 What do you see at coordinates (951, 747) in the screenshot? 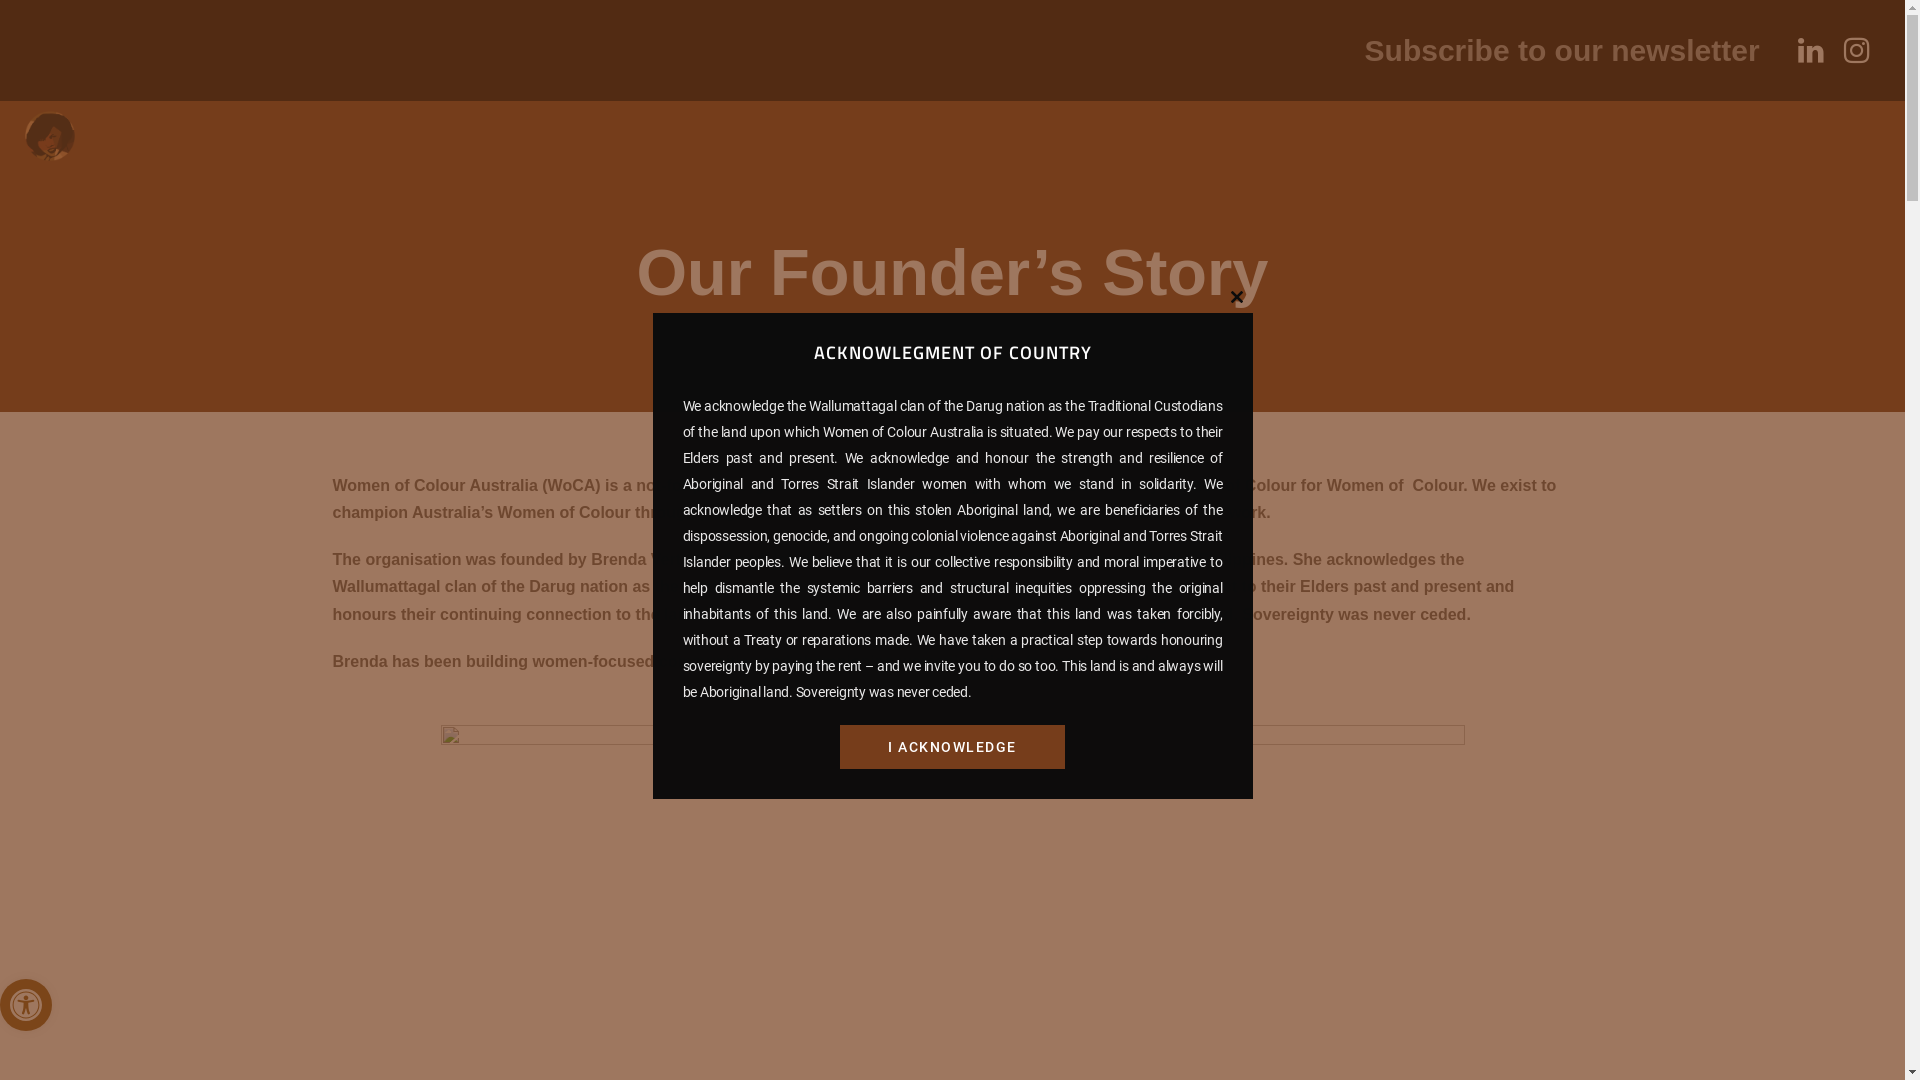
I see `'I ACKNOWLEDGE'` at bounding box center [951, 747].